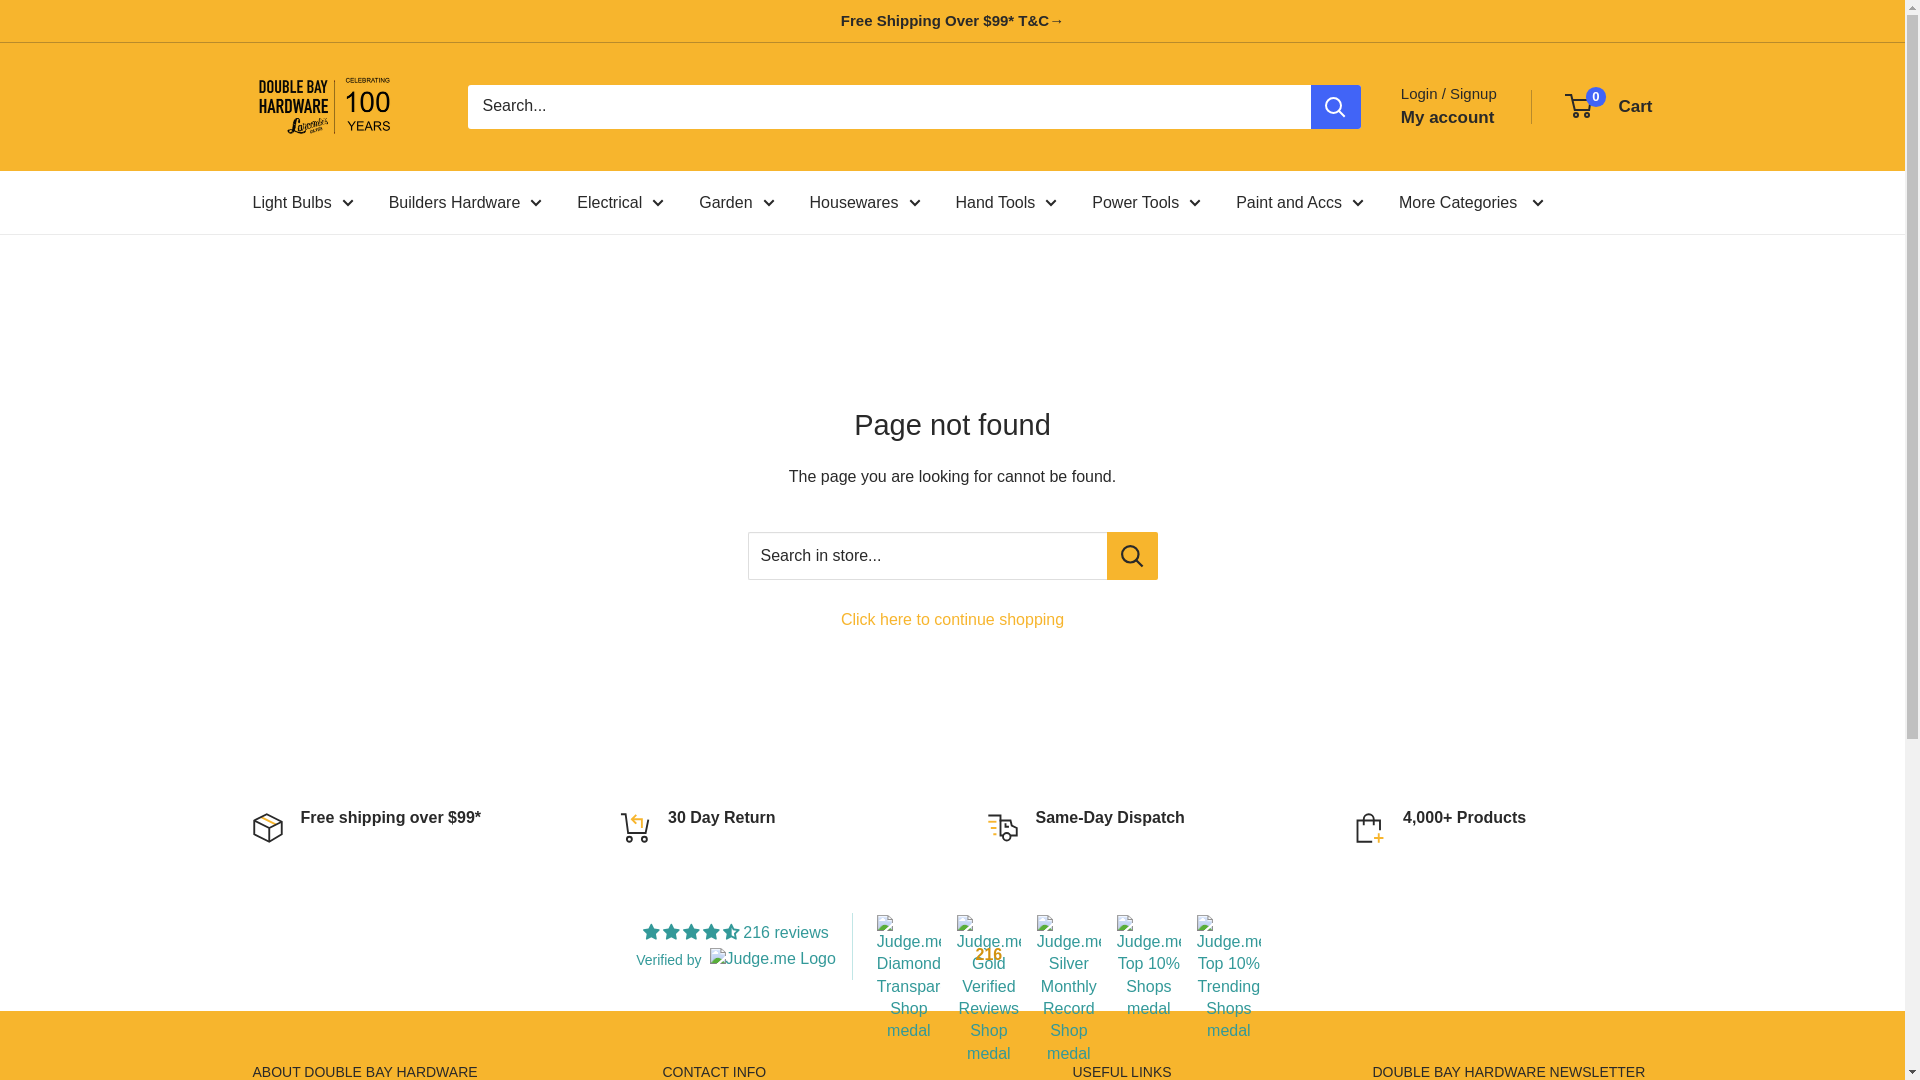 The height and width of the screenshot is (1080, 1920). Describe the element at coordinates (1448, 118) in the screenshot. I see `'My account'` at that location.